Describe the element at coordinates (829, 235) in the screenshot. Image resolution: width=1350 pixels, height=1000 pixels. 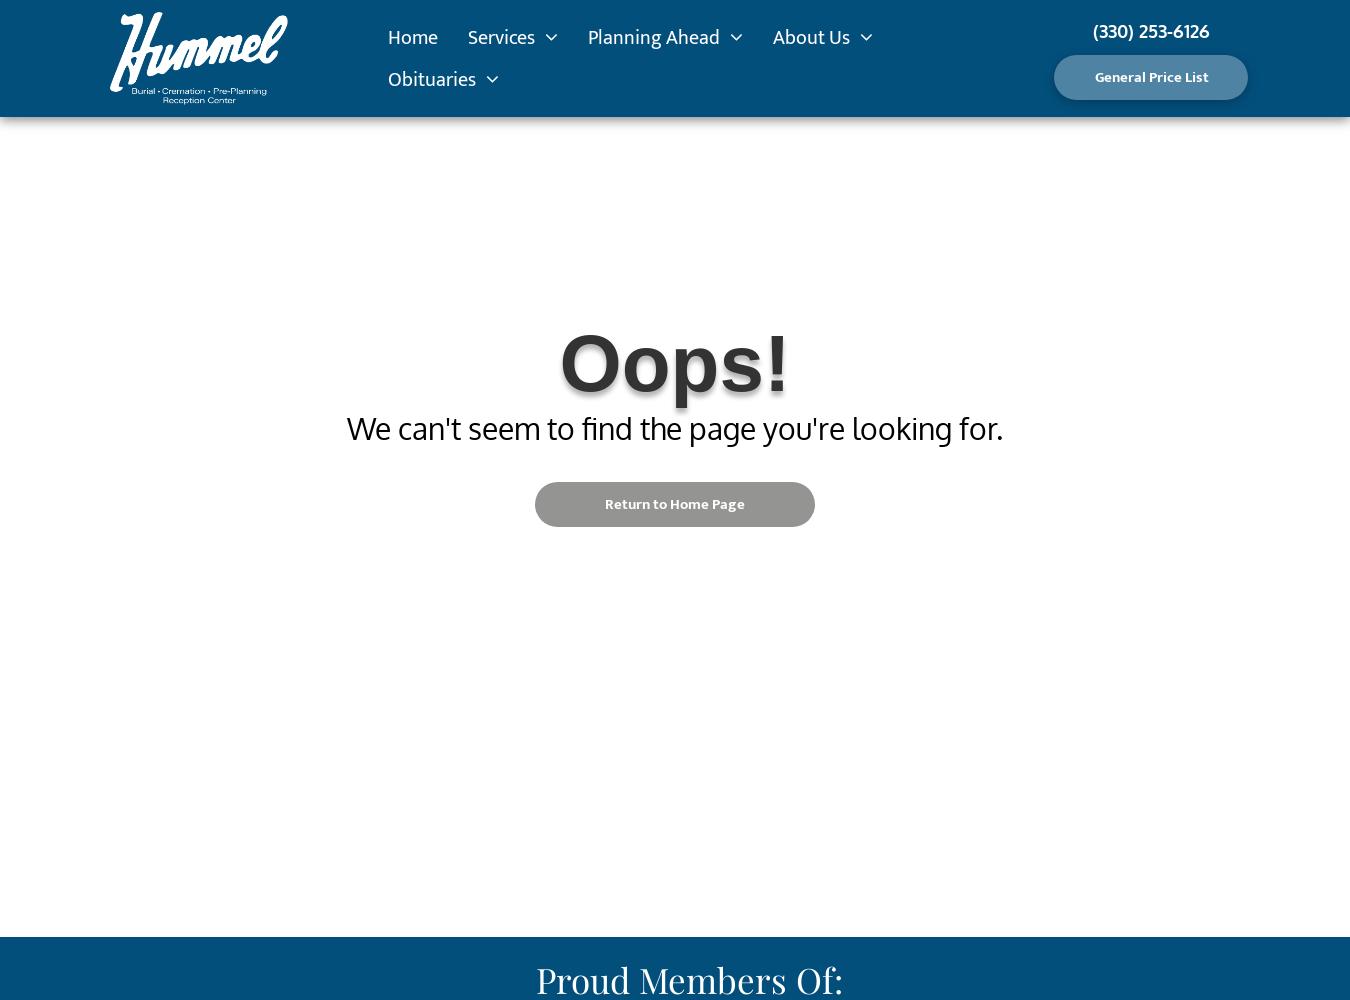
I see `'Testimonials'` at that location.